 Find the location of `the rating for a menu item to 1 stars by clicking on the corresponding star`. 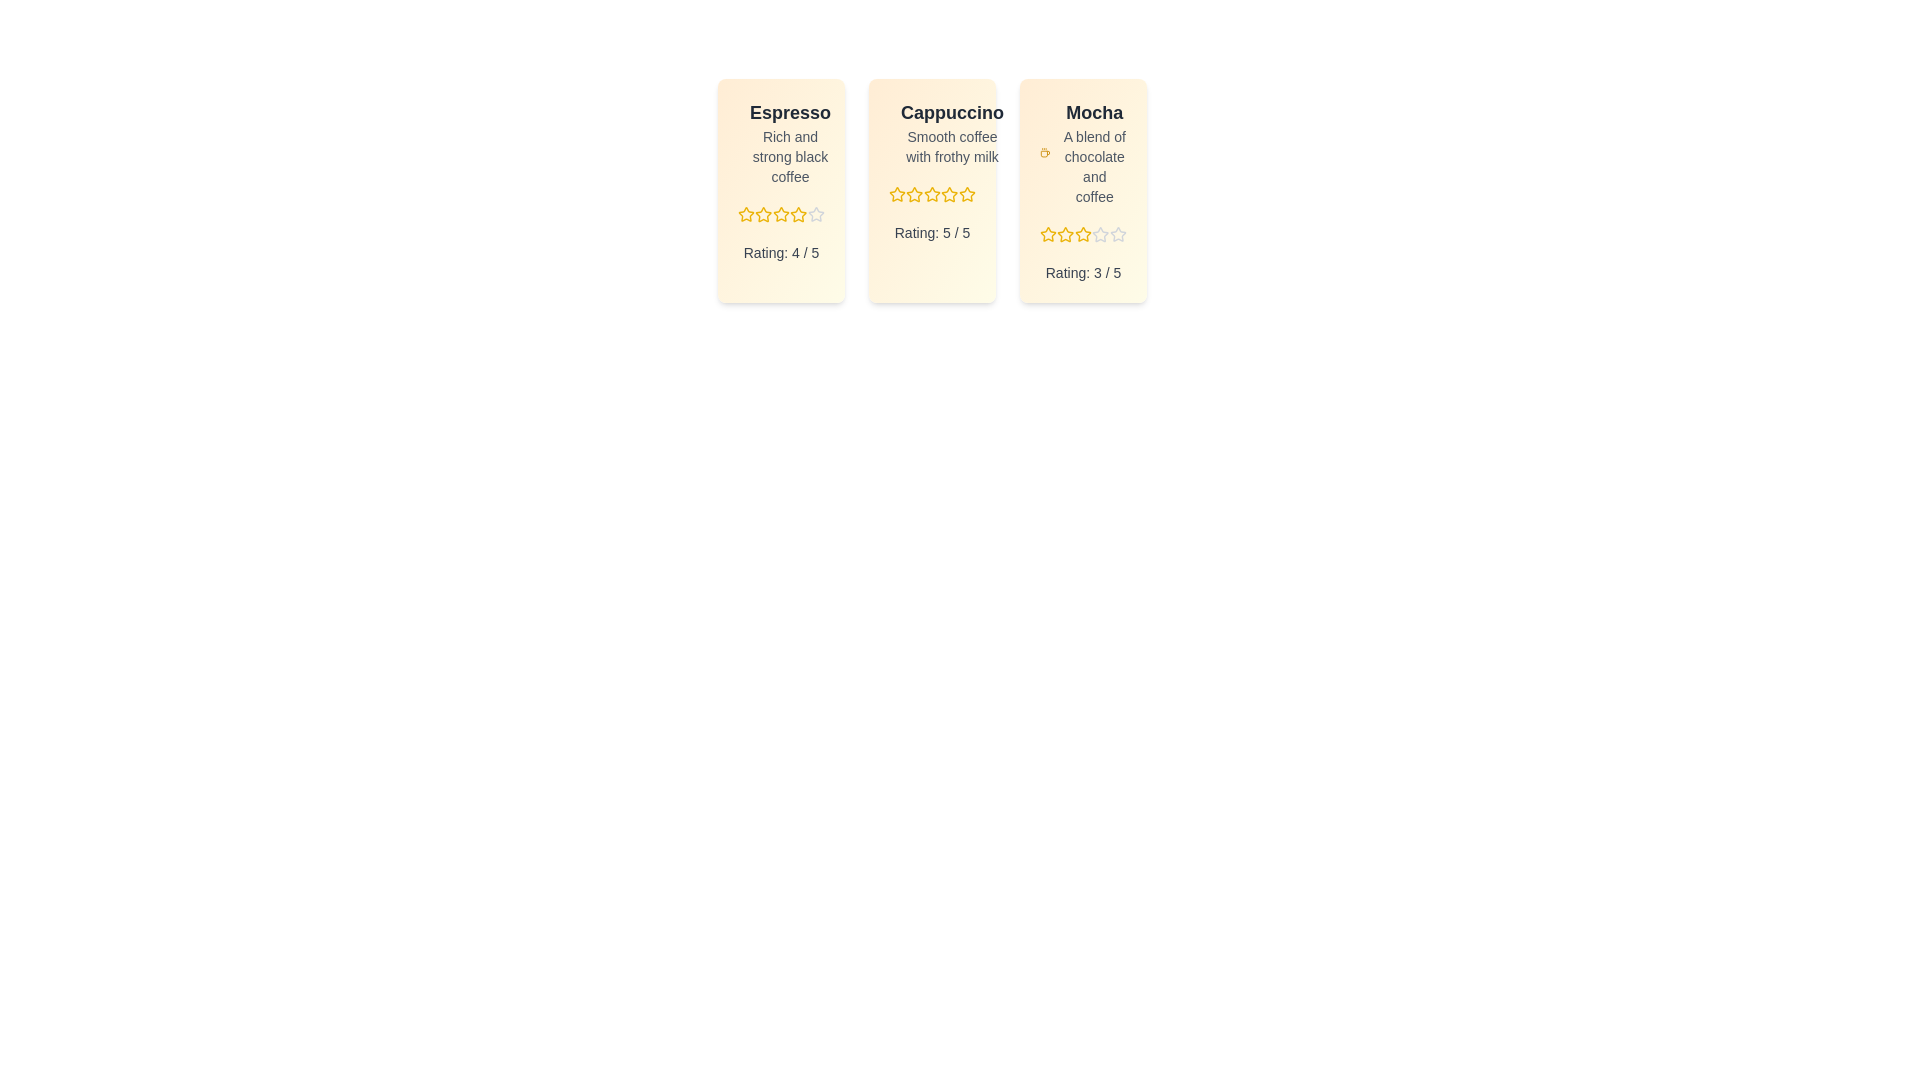

the rating for a menu item to 1 stars by clicking on the corresponding star is located at coordinates (745, 215).